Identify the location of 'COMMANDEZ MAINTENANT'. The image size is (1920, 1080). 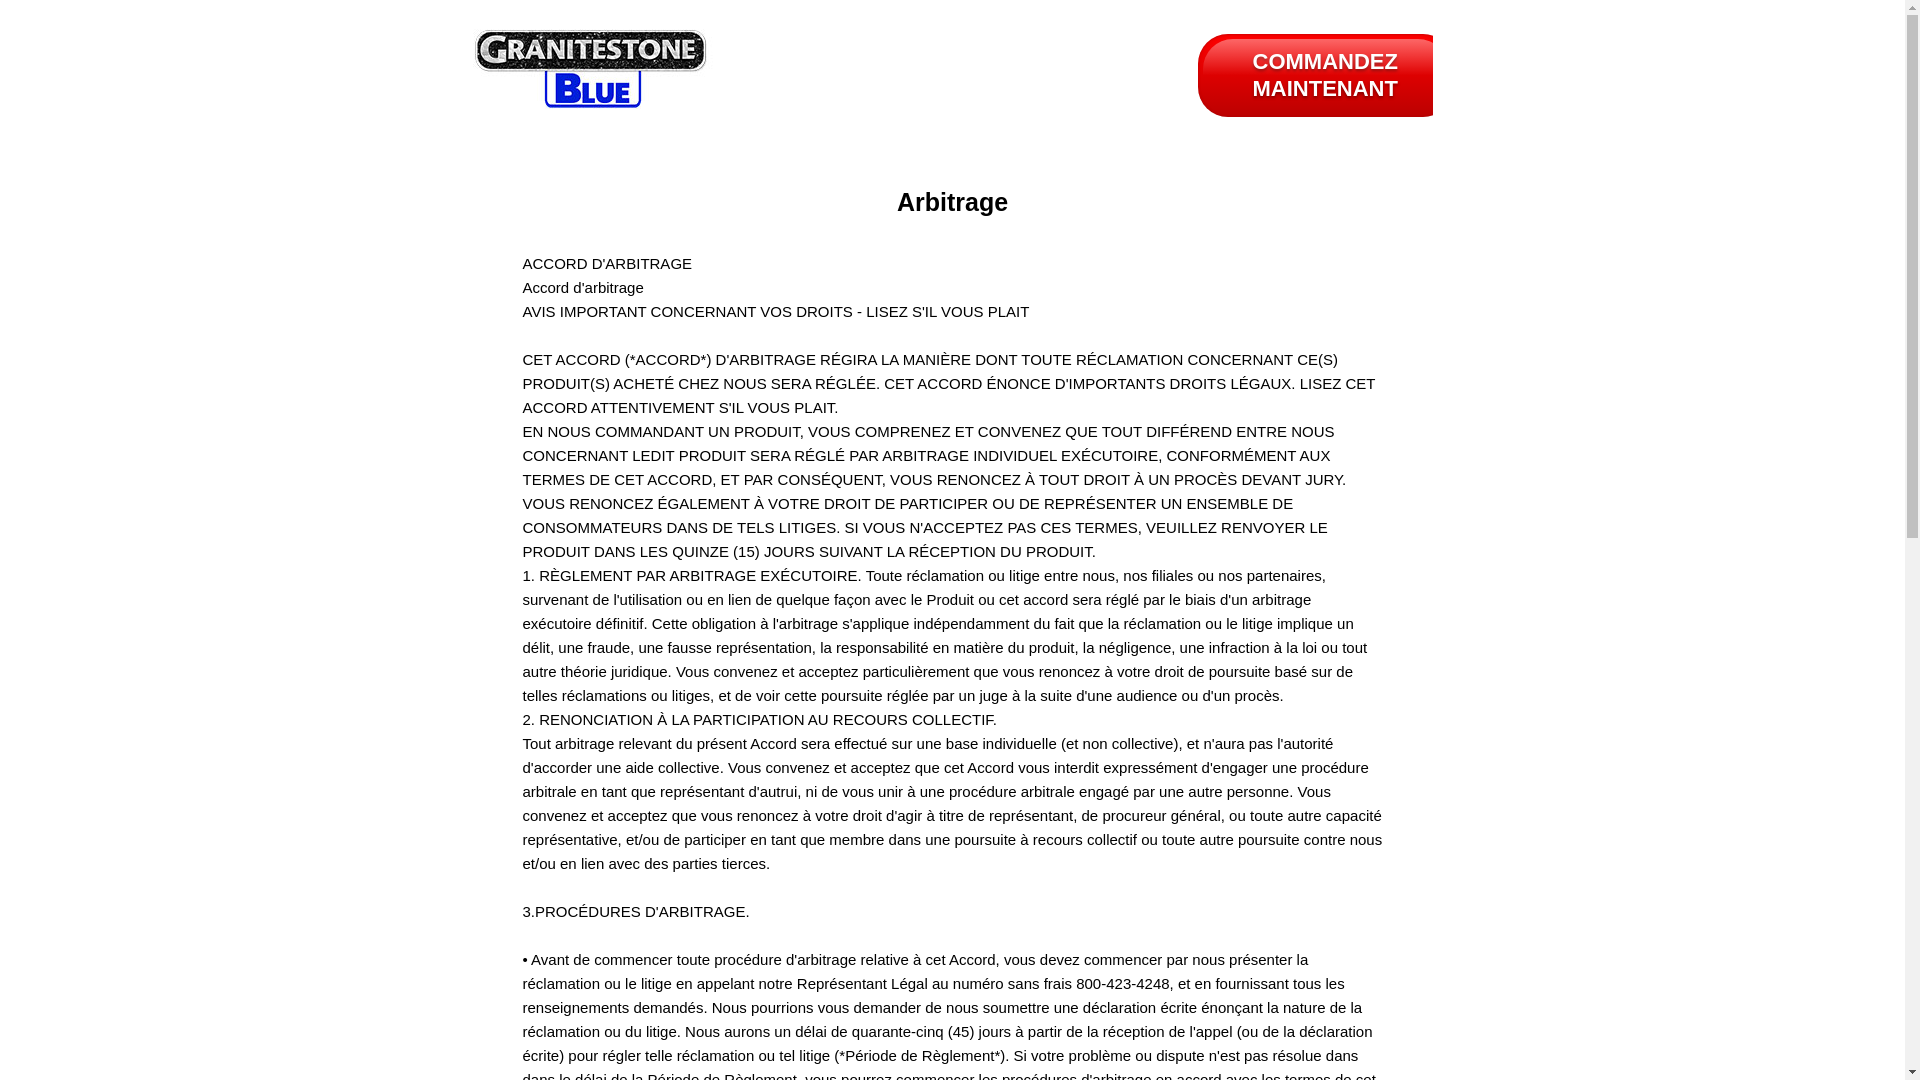
(1325, 74).